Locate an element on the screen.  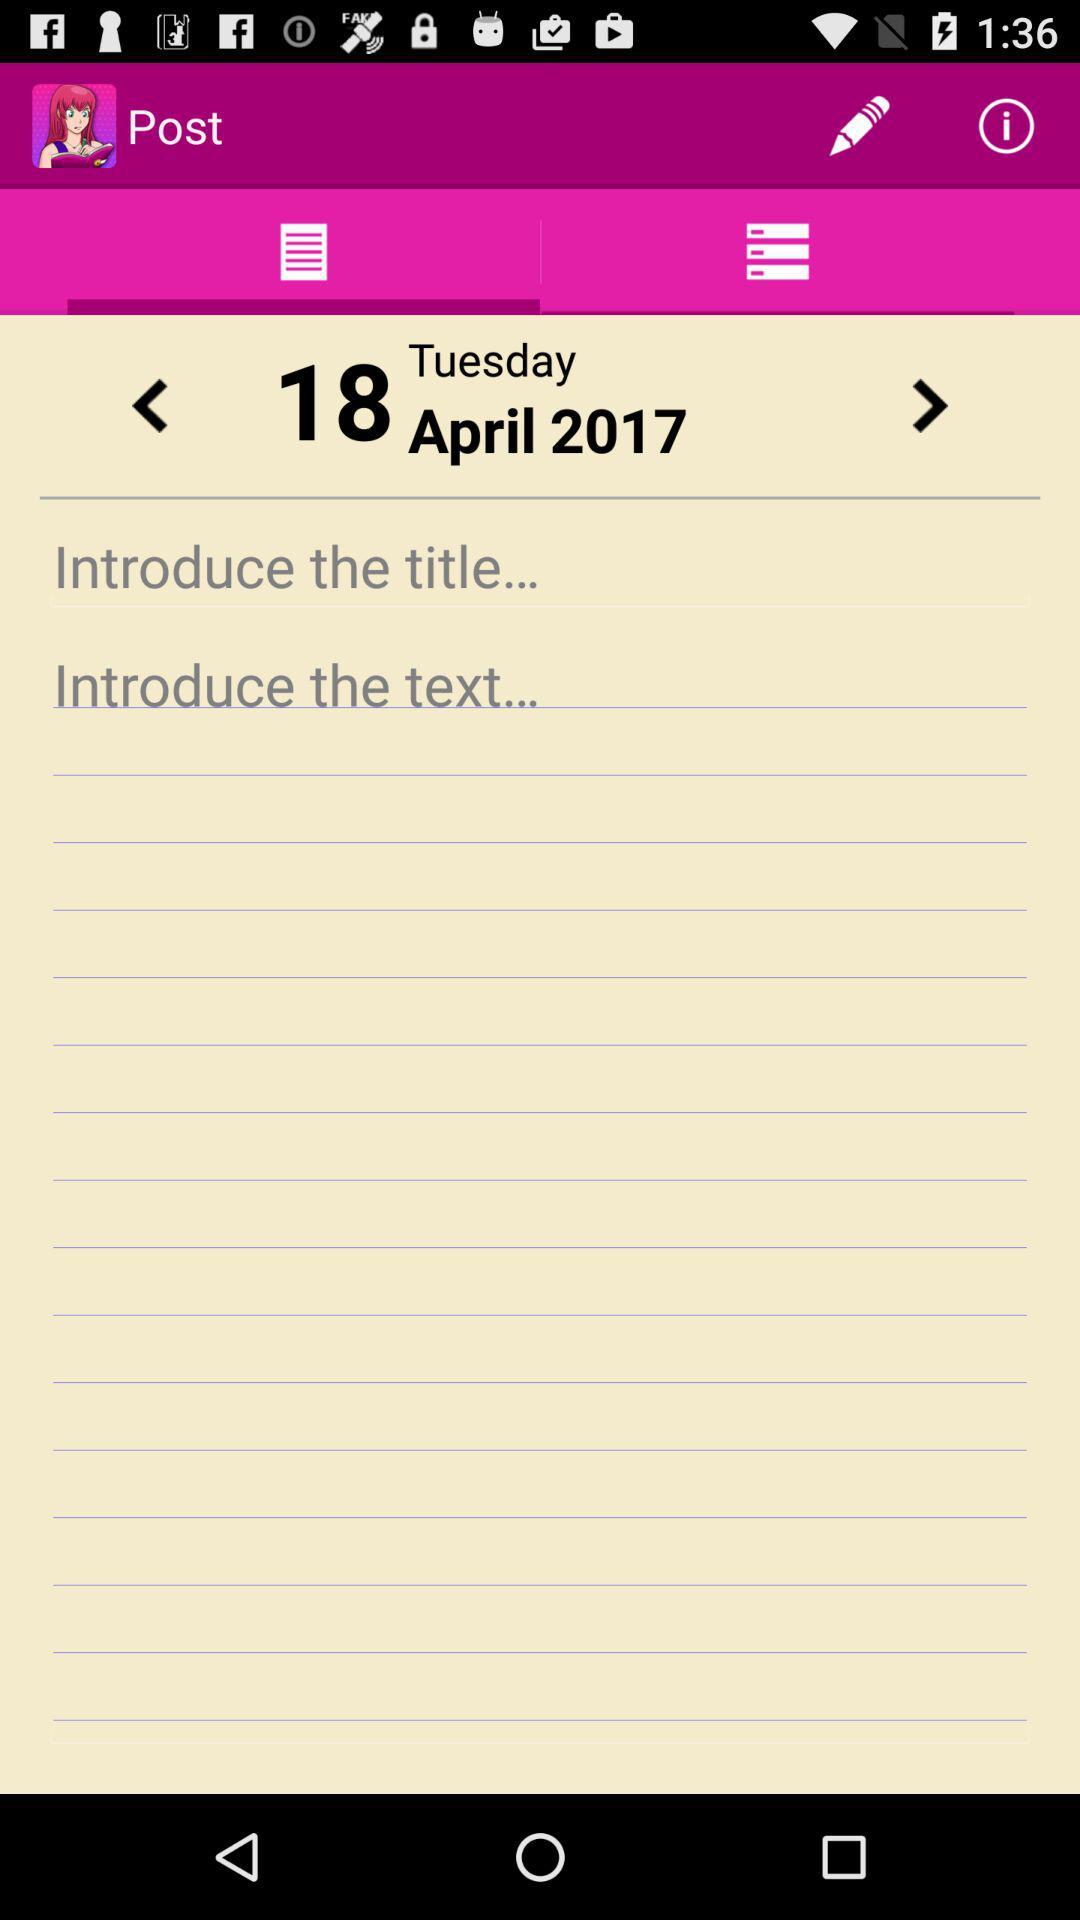
go back is located at coordinates (148, 404).